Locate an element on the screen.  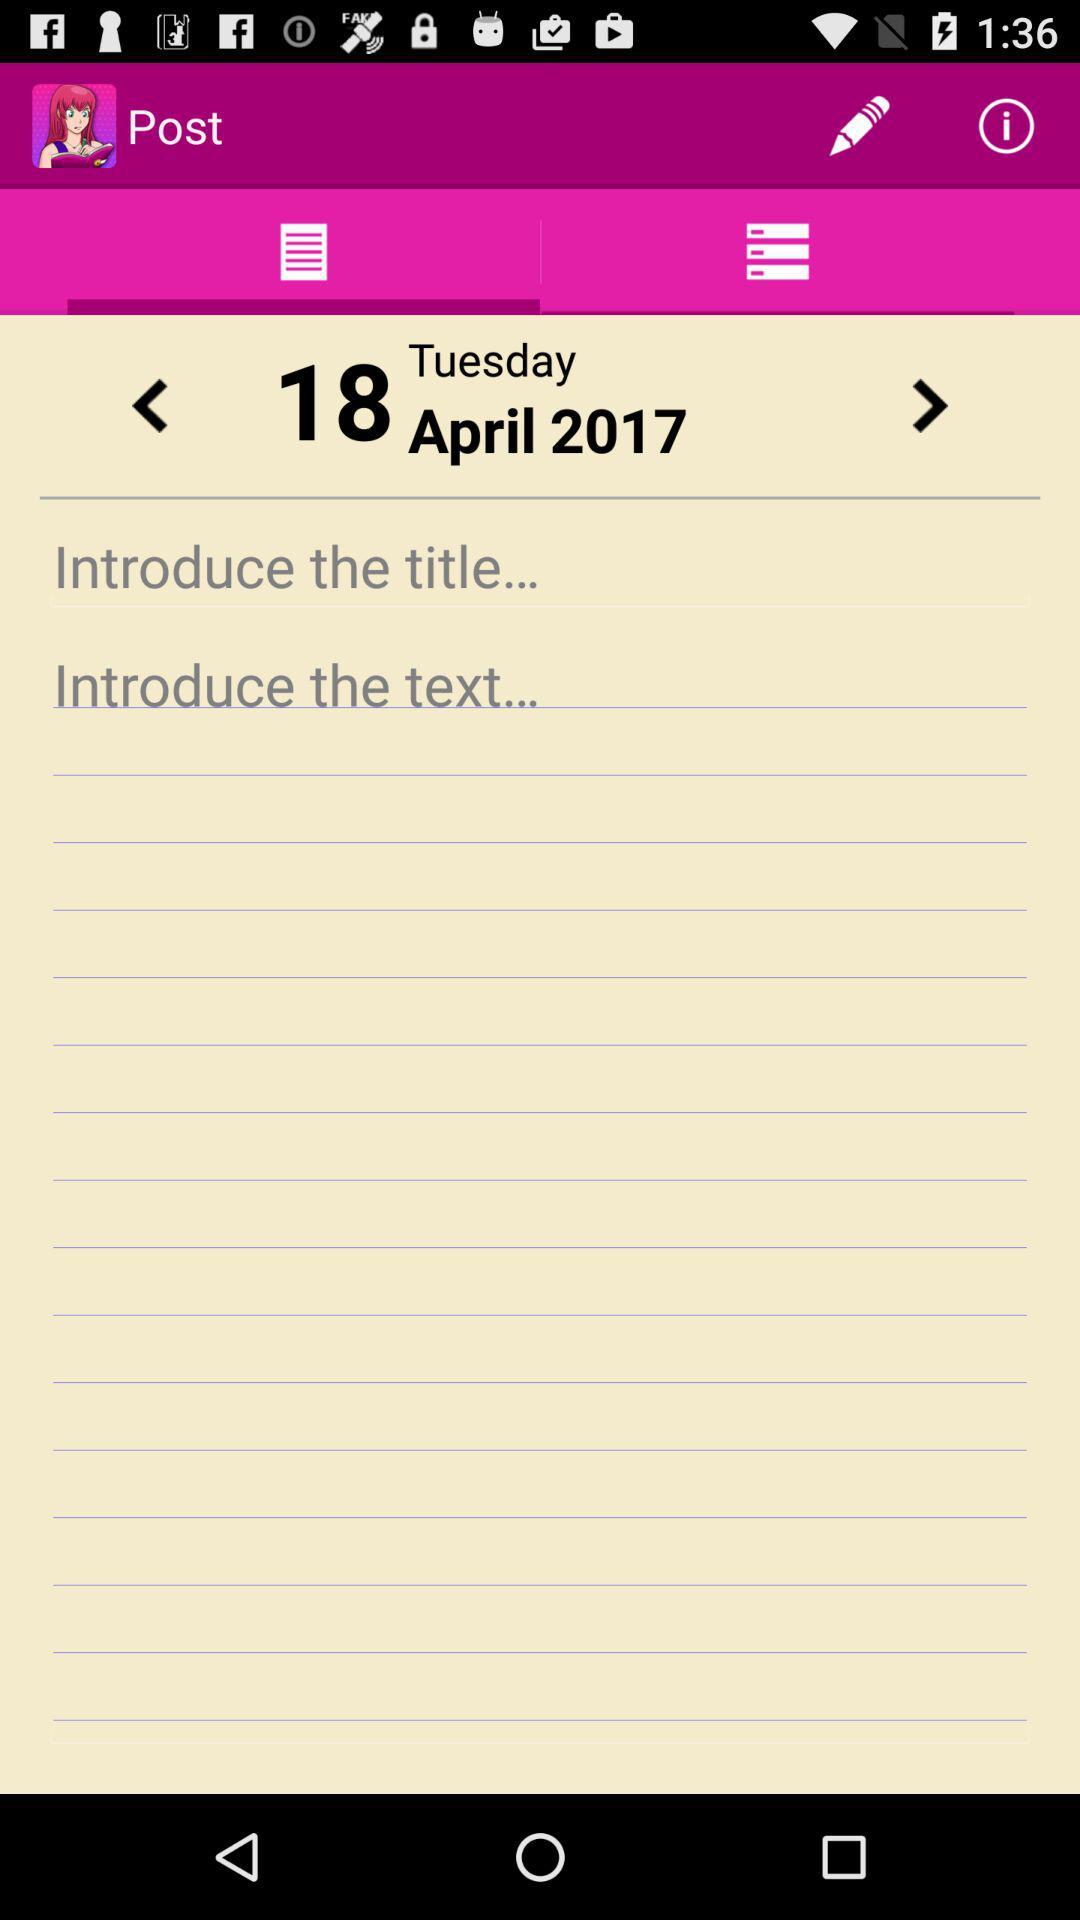
go back is located at coordinates (148, 404).